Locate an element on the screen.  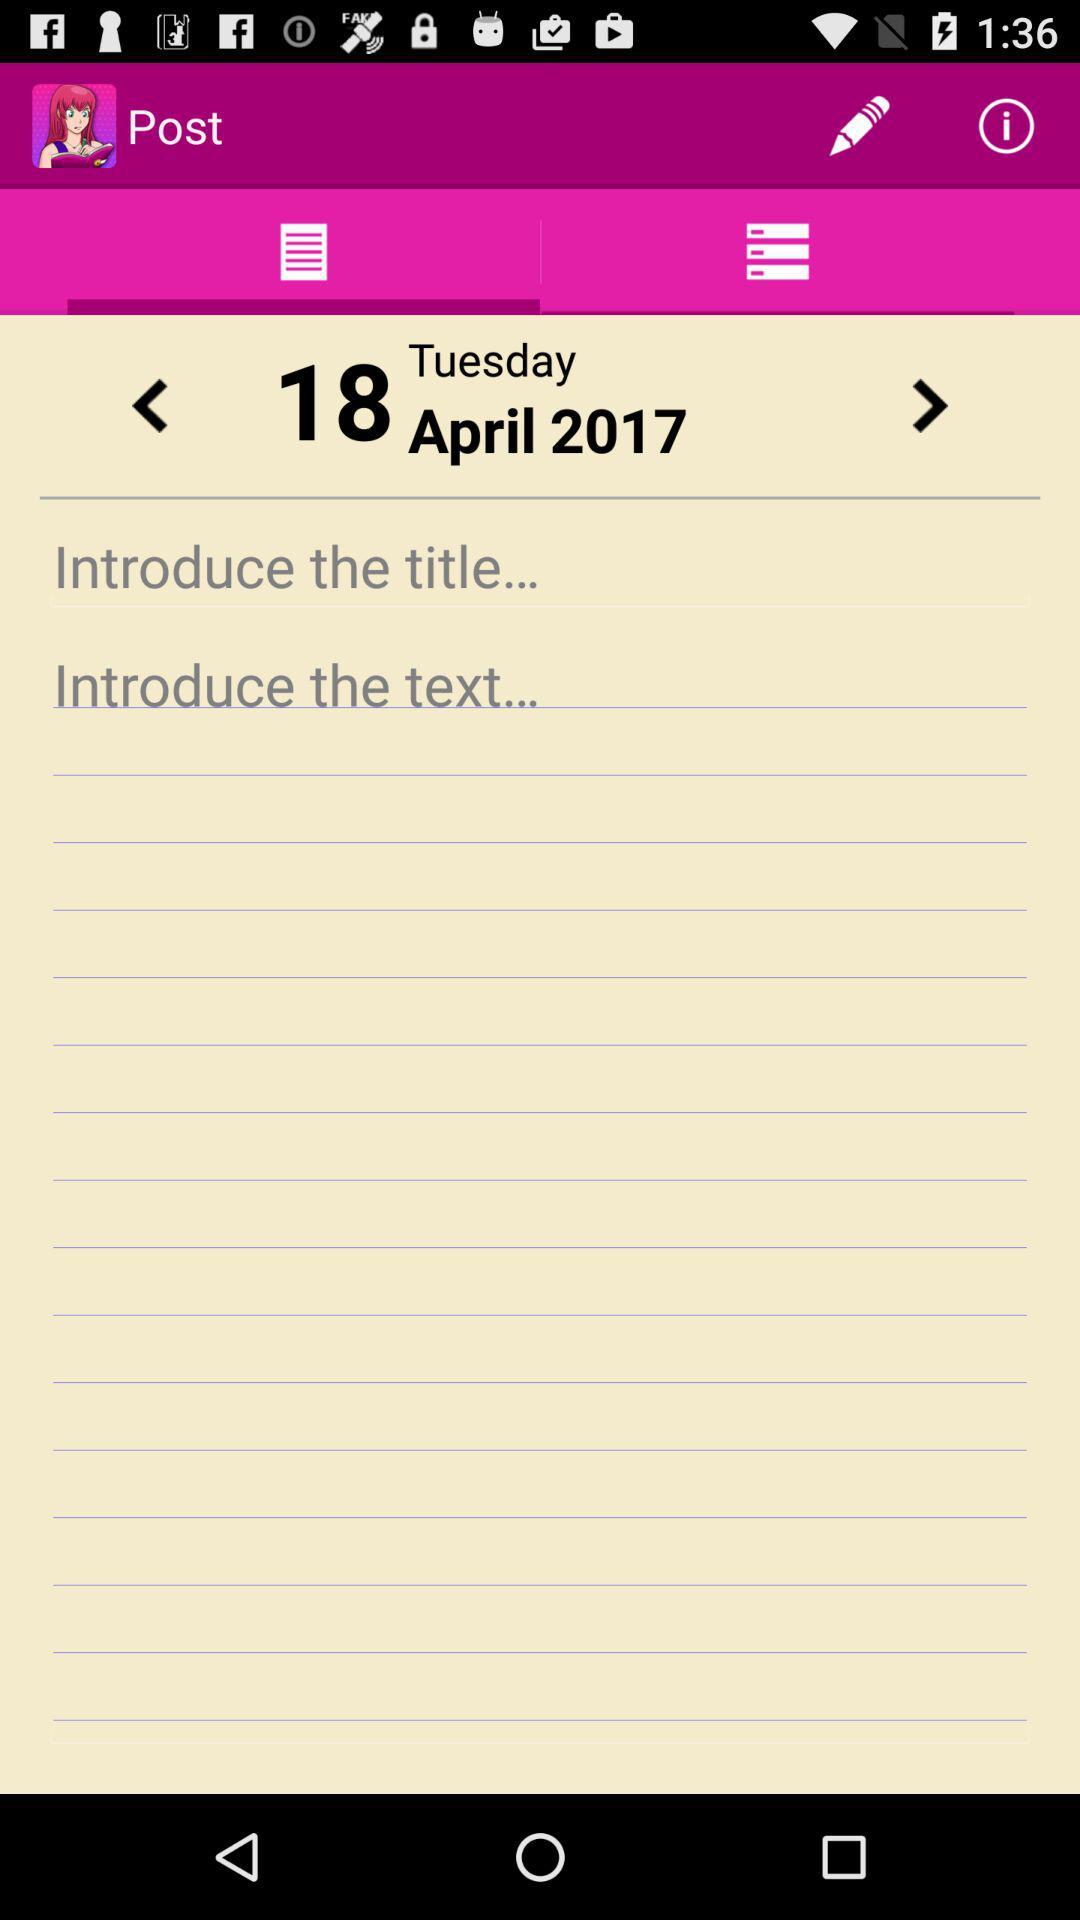
go back is located at coordinates (148, 404).